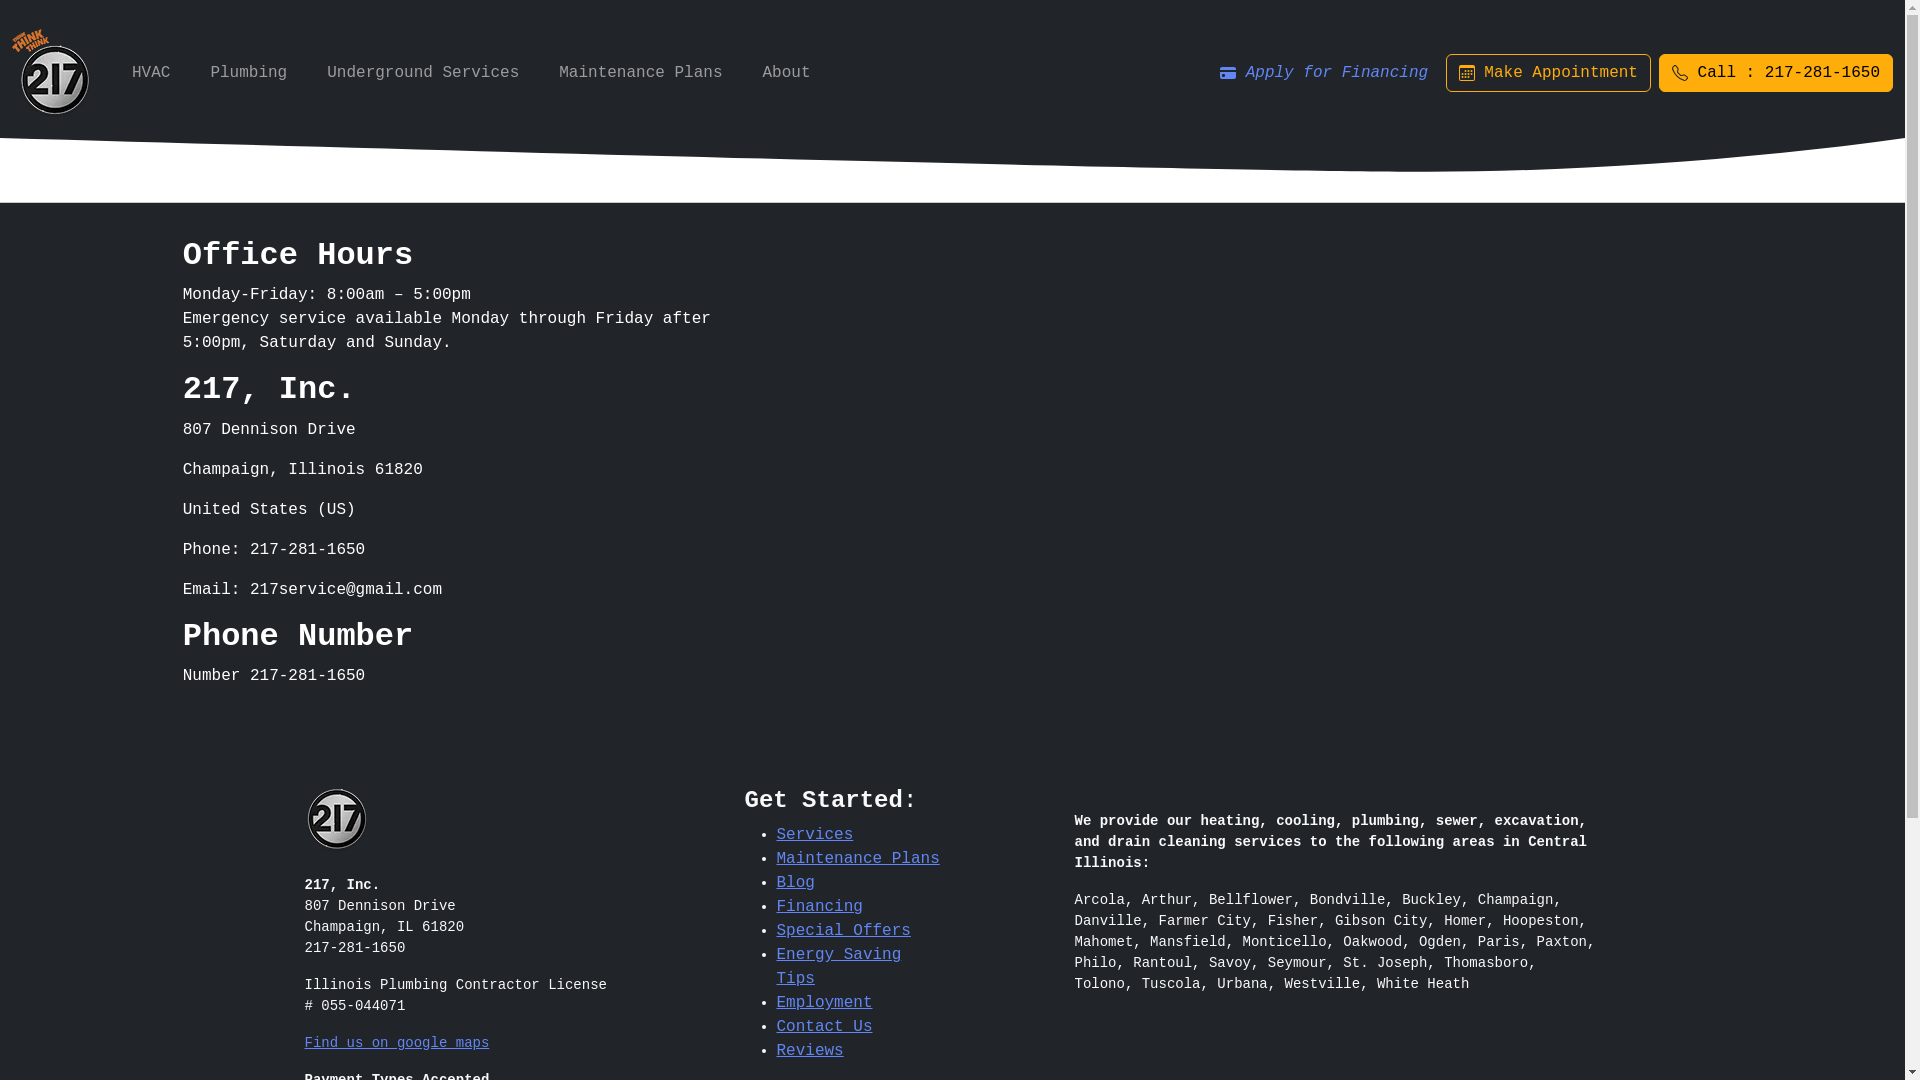 The width and height of the screenshot is (1920, 1080). Describe the element at coordinates (785, 72) in the screenshot. I see `'About'` at that location.